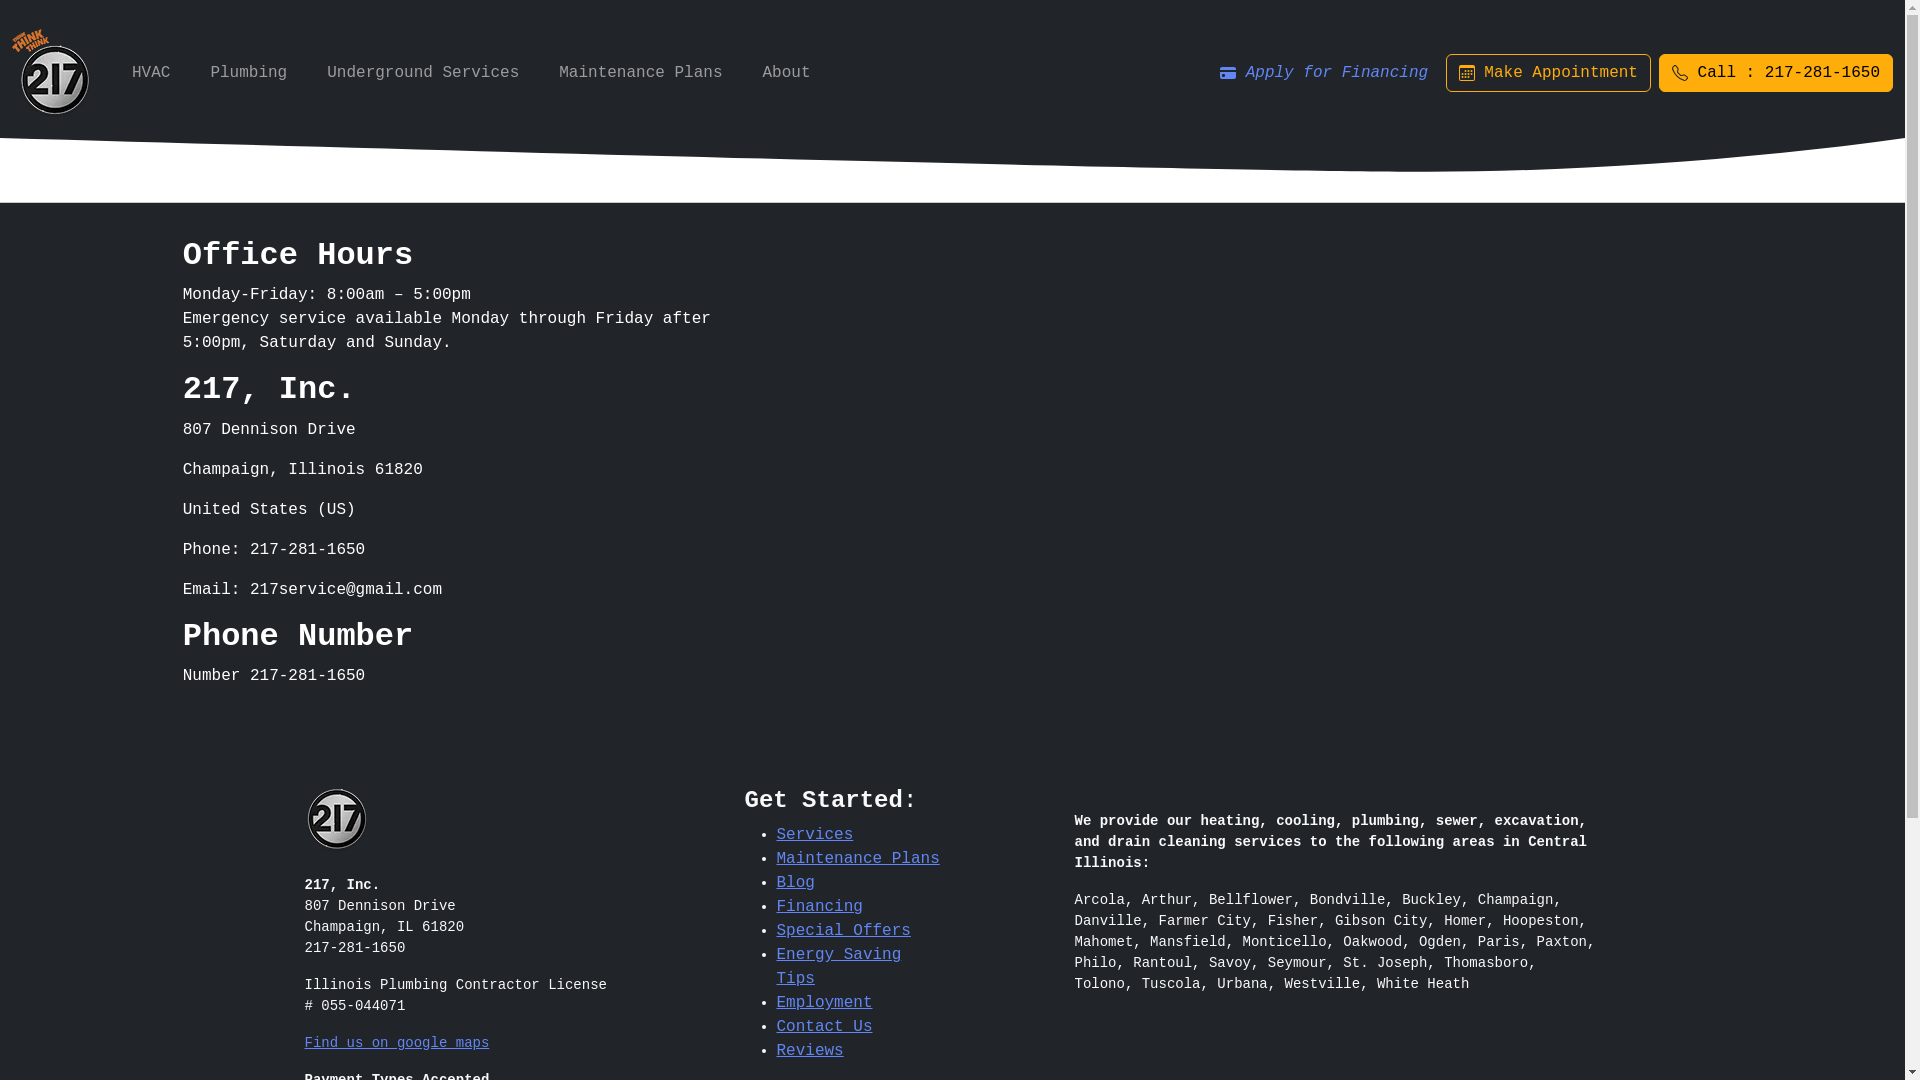 The width and height of the screenshot is (1920, 1080). Describe the element at coordinates (785, 72) in the screenshot. I see `'About'` at that location.